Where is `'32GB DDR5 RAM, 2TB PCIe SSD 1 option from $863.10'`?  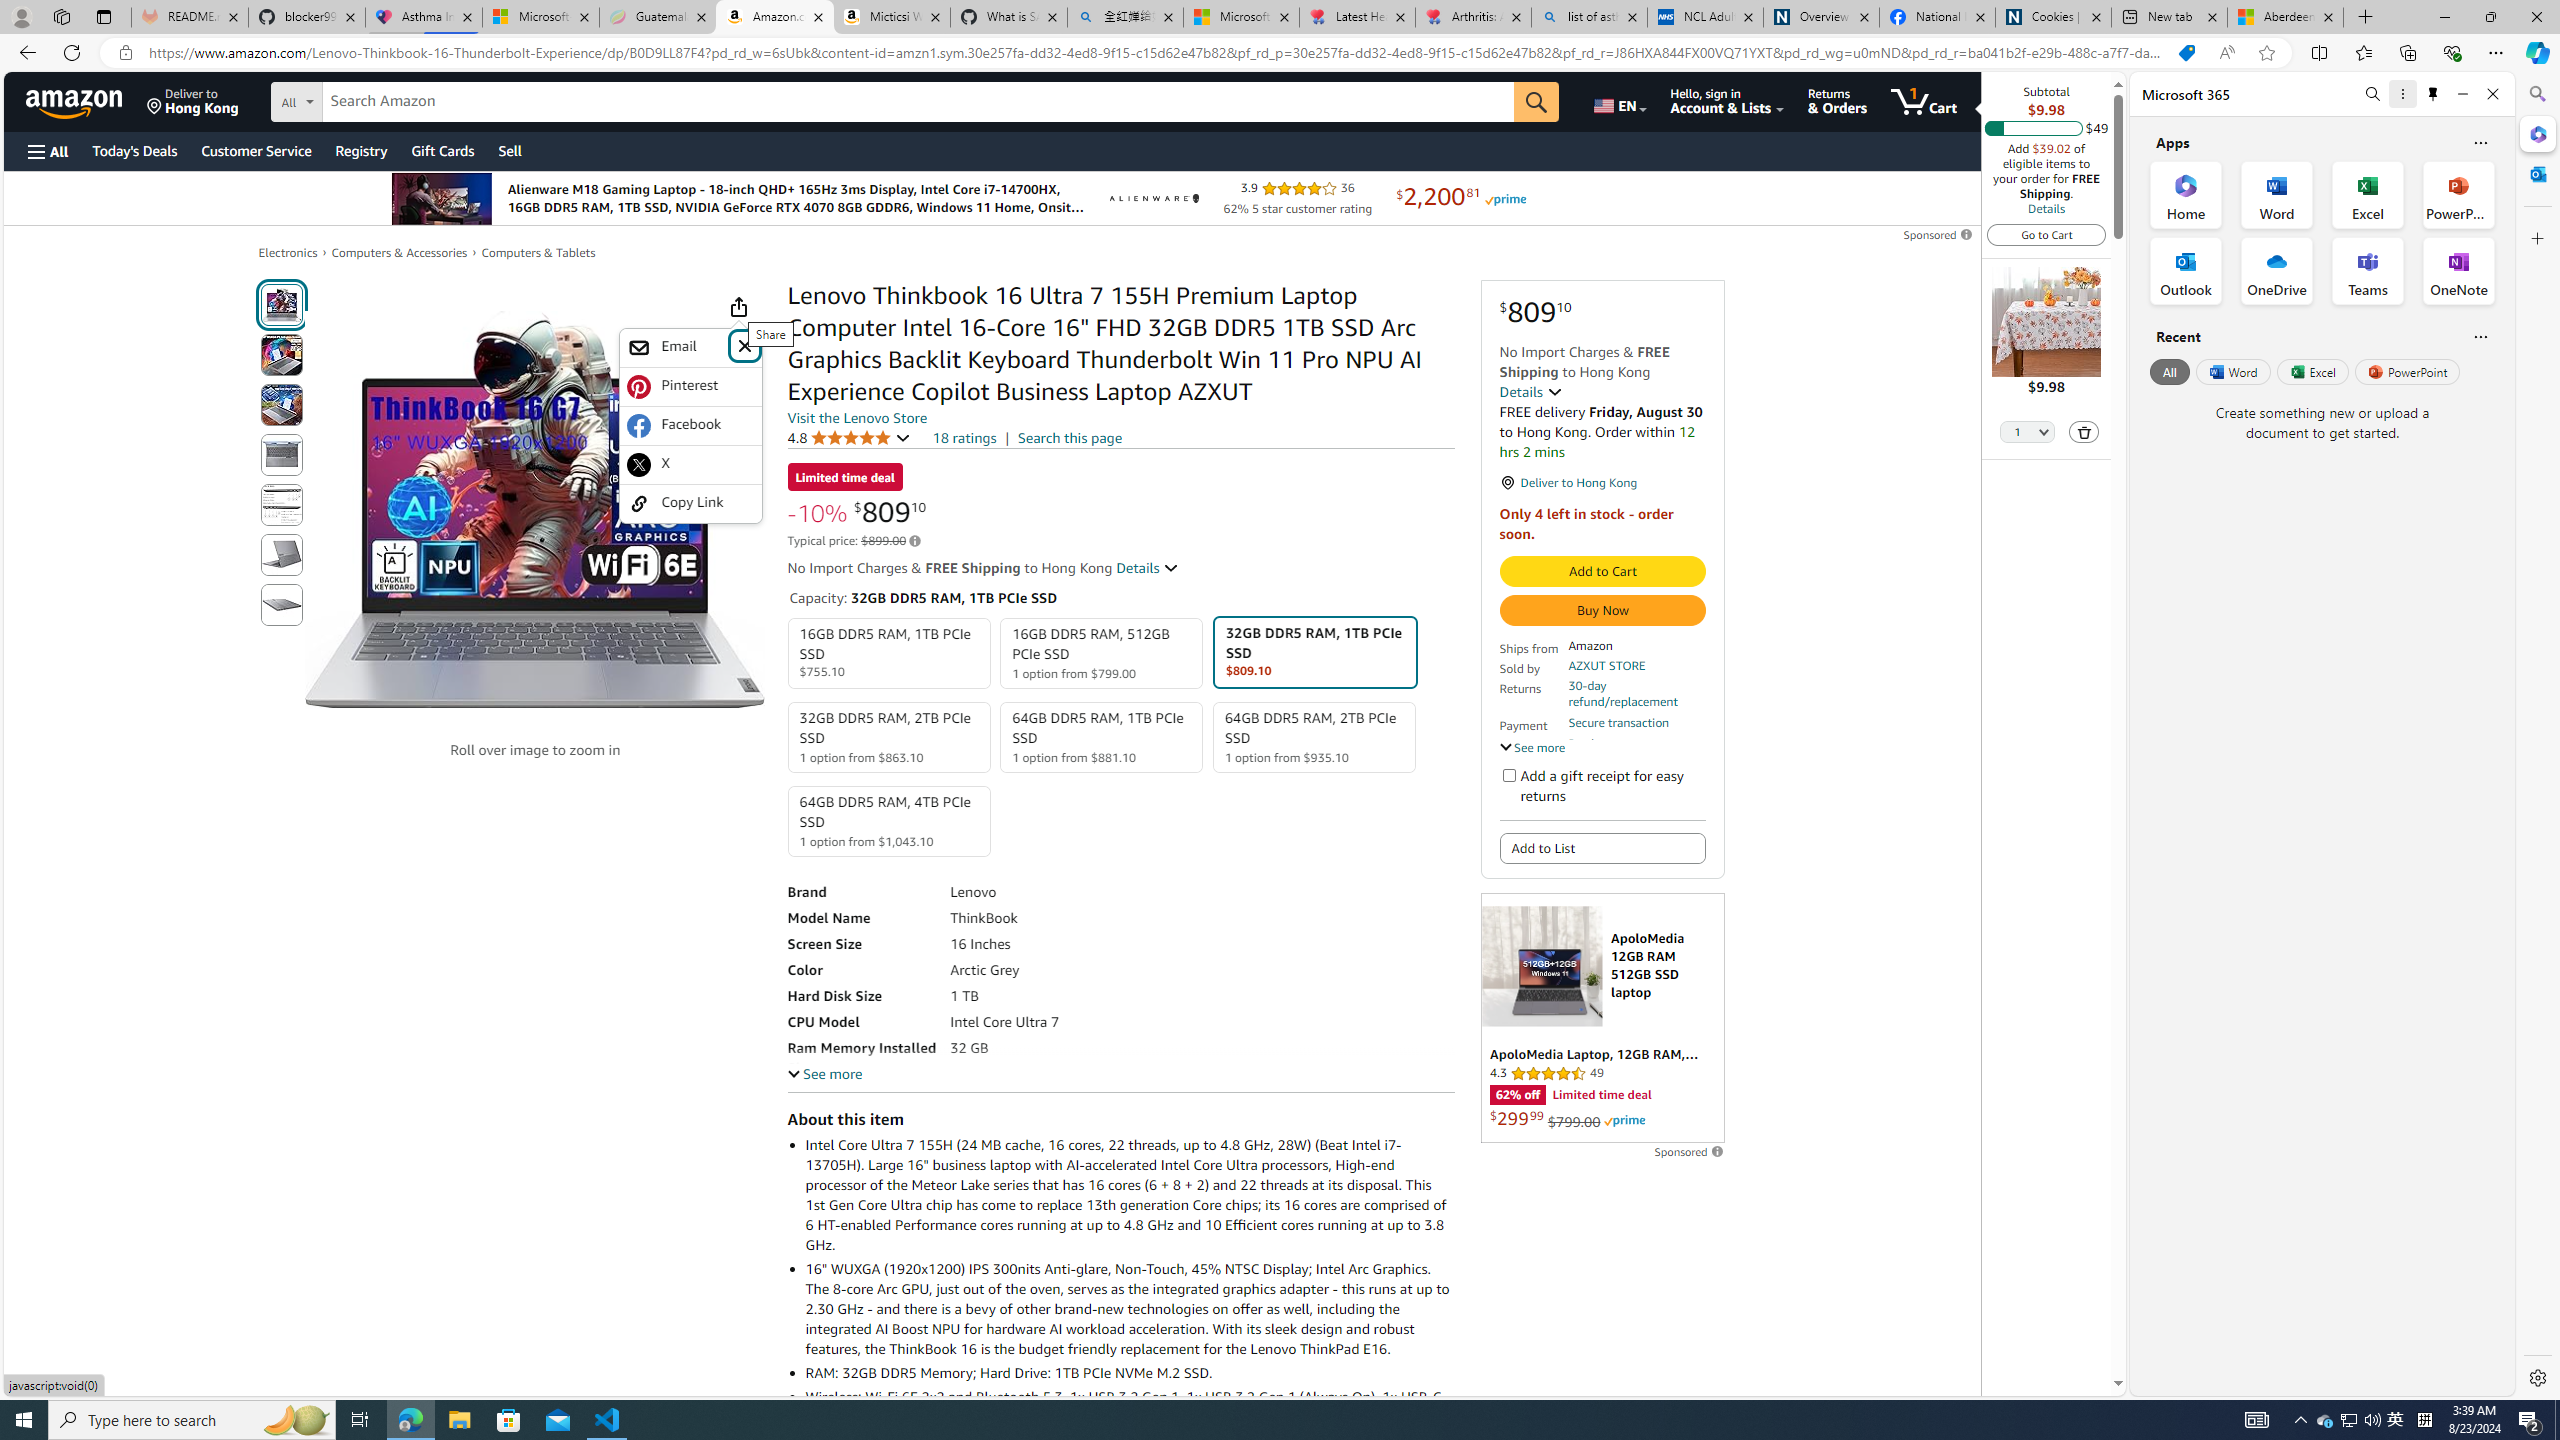
'32GB DDR5 RAM, 2TB PCIe SSD 1 option from $863.10' is located at coordinates (888, 736).